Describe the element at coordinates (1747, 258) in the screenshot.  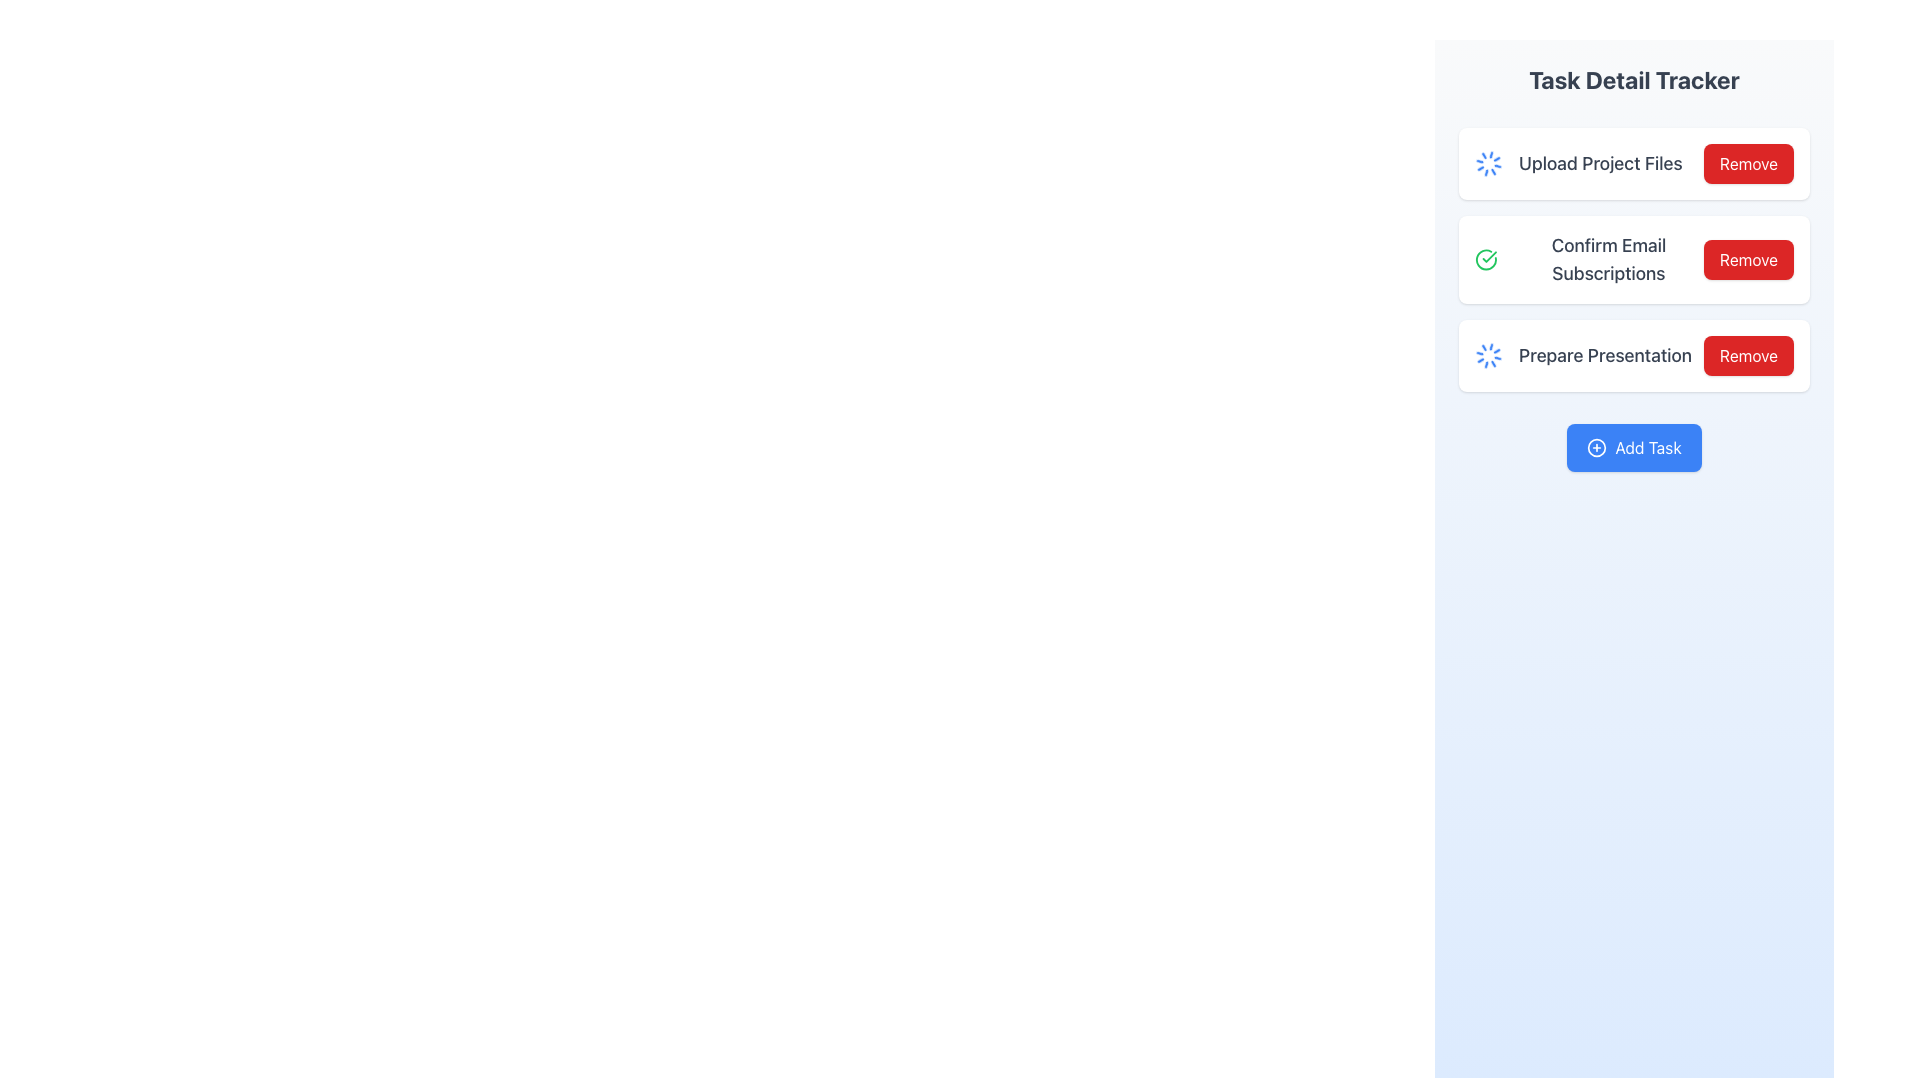
I see `the 'Remove' button with a red background and white text for keyboard navigation` at that location.